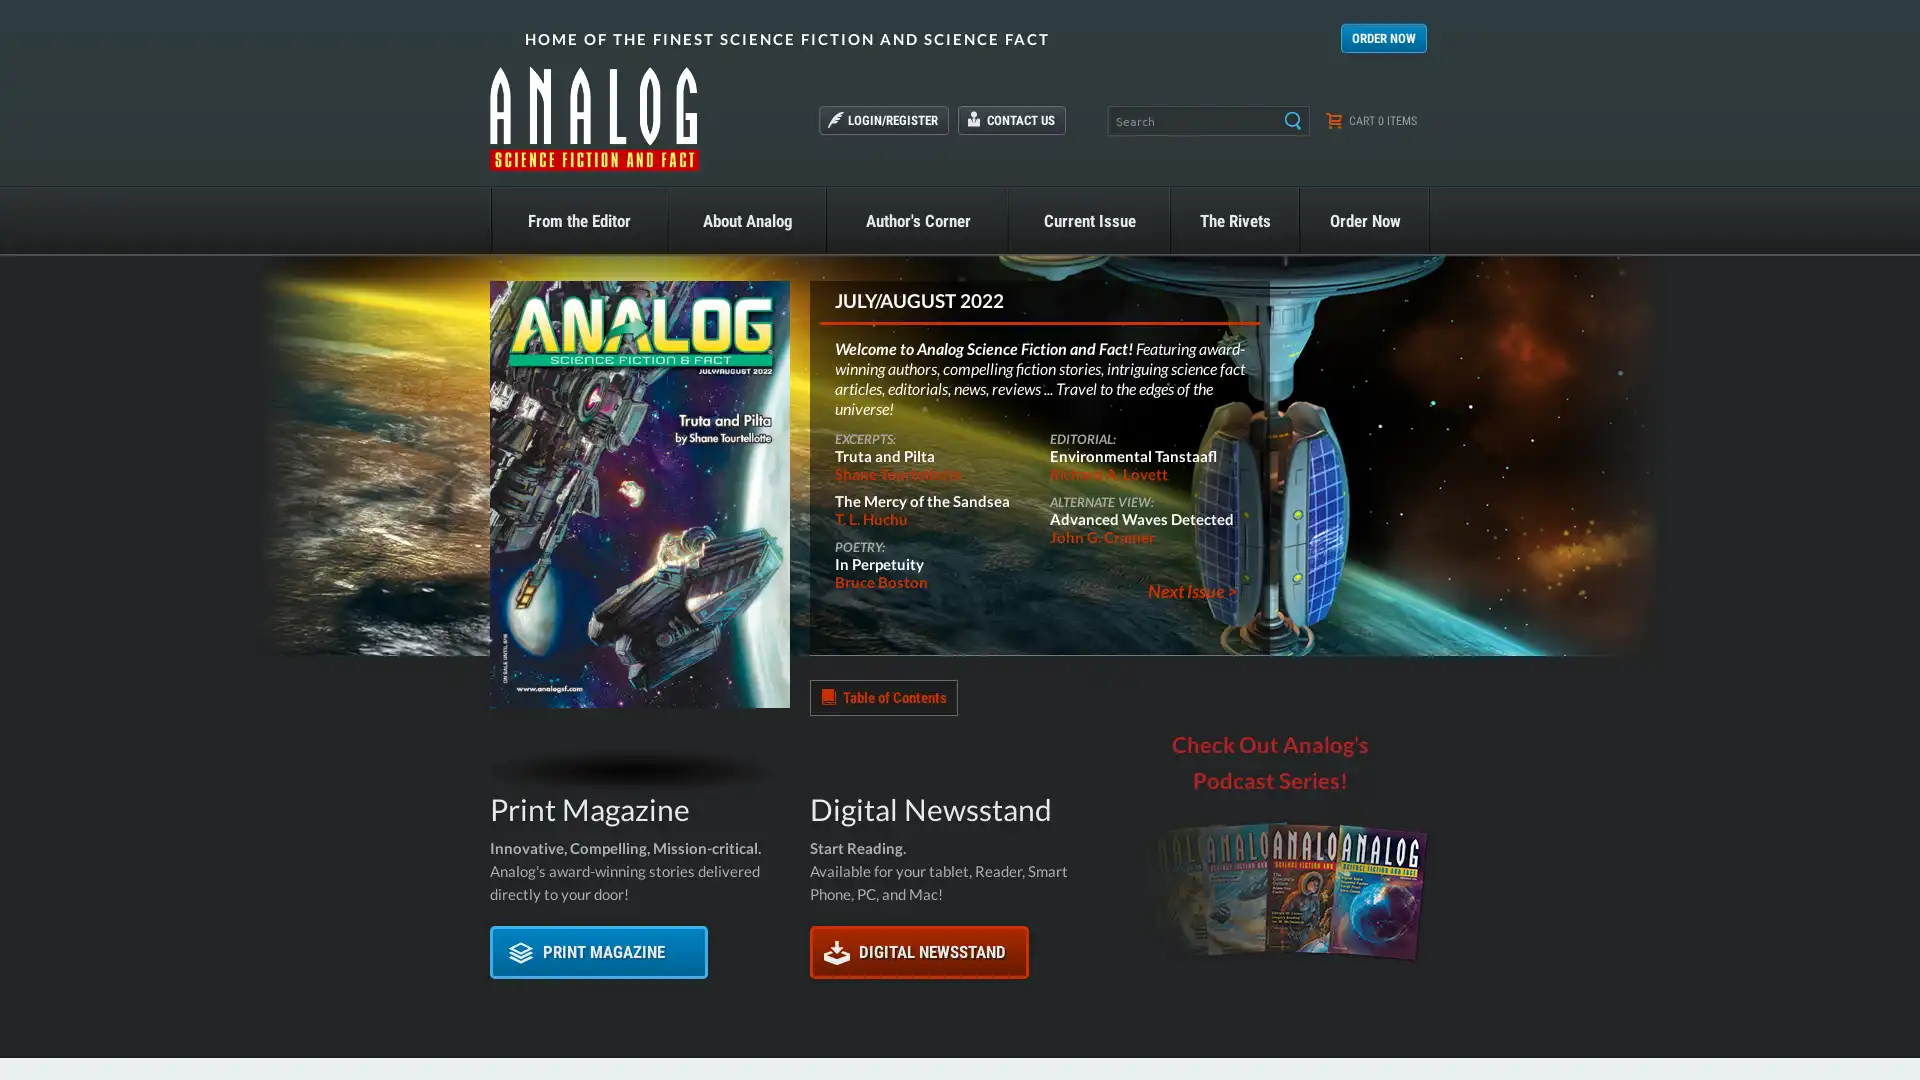  I want to click on Search, so click(1292, 120).